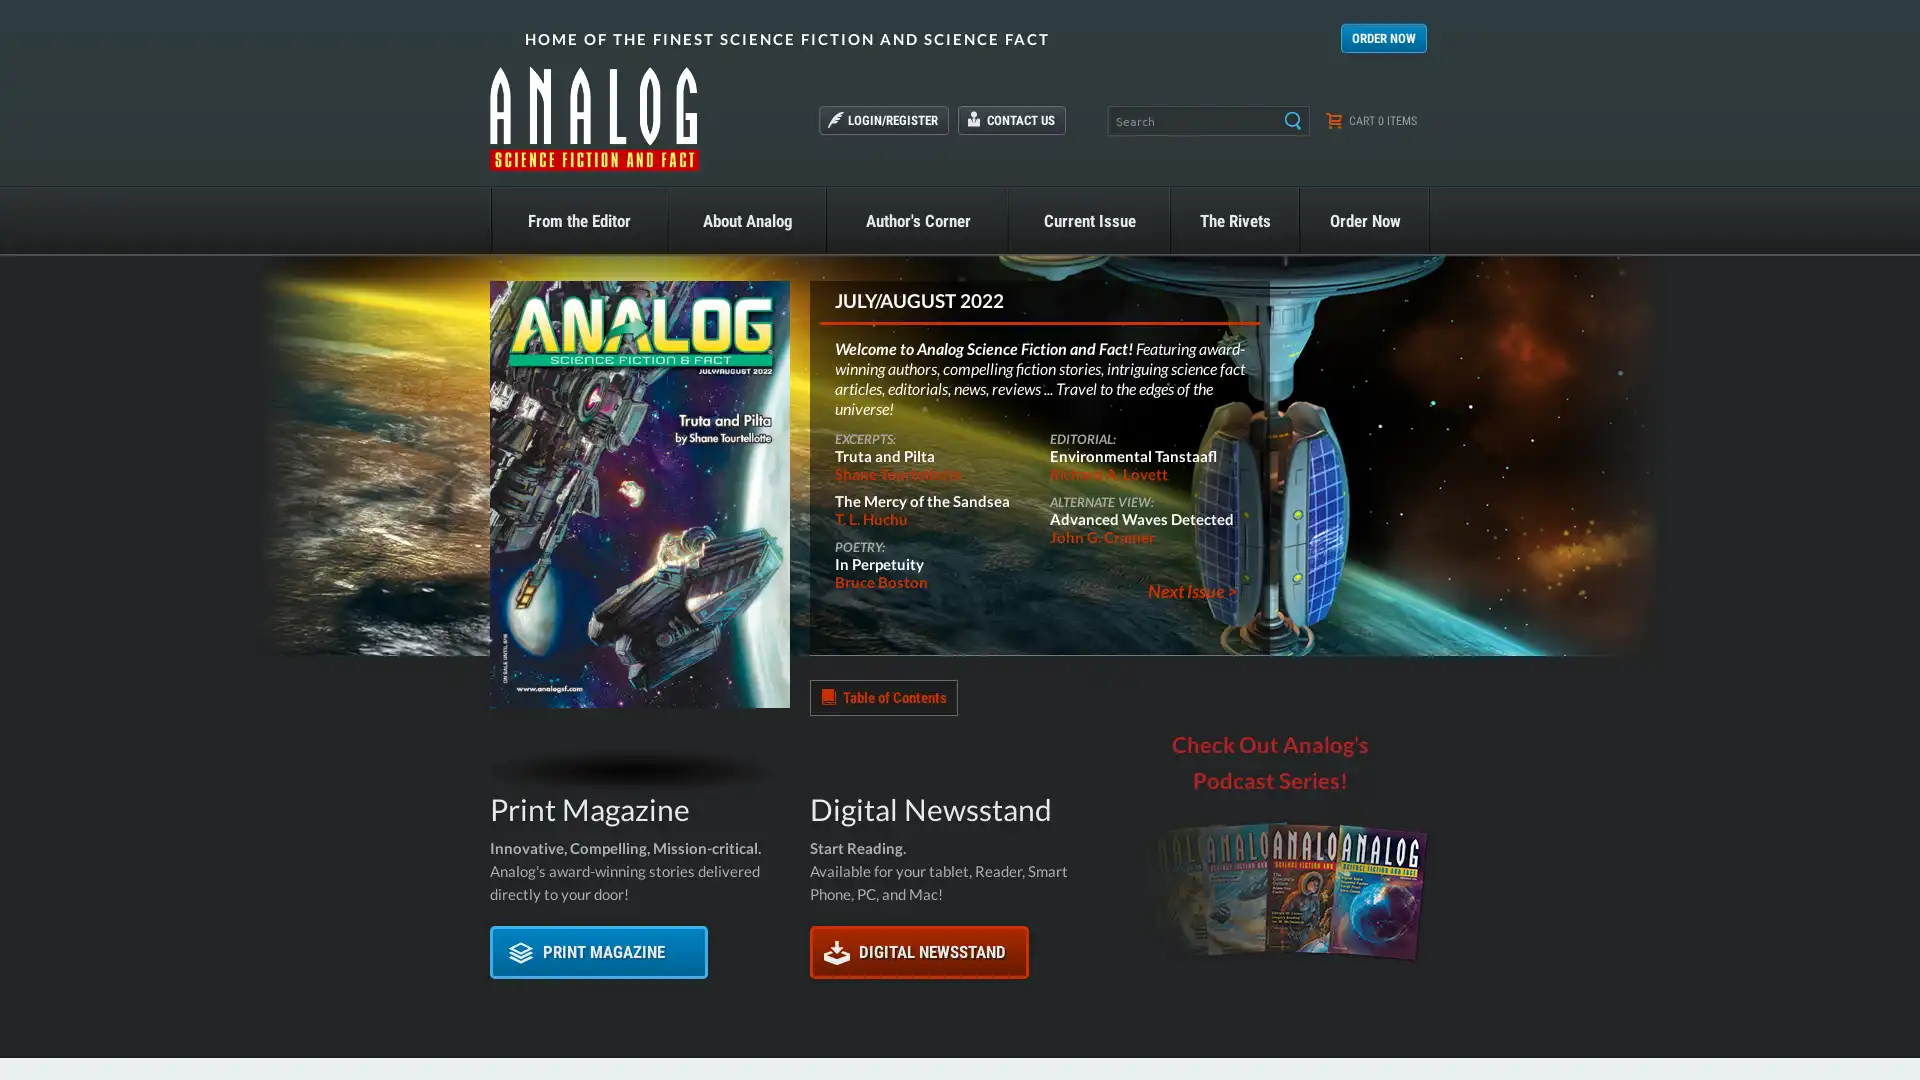  I want to click on Search, so click(1292, 120).